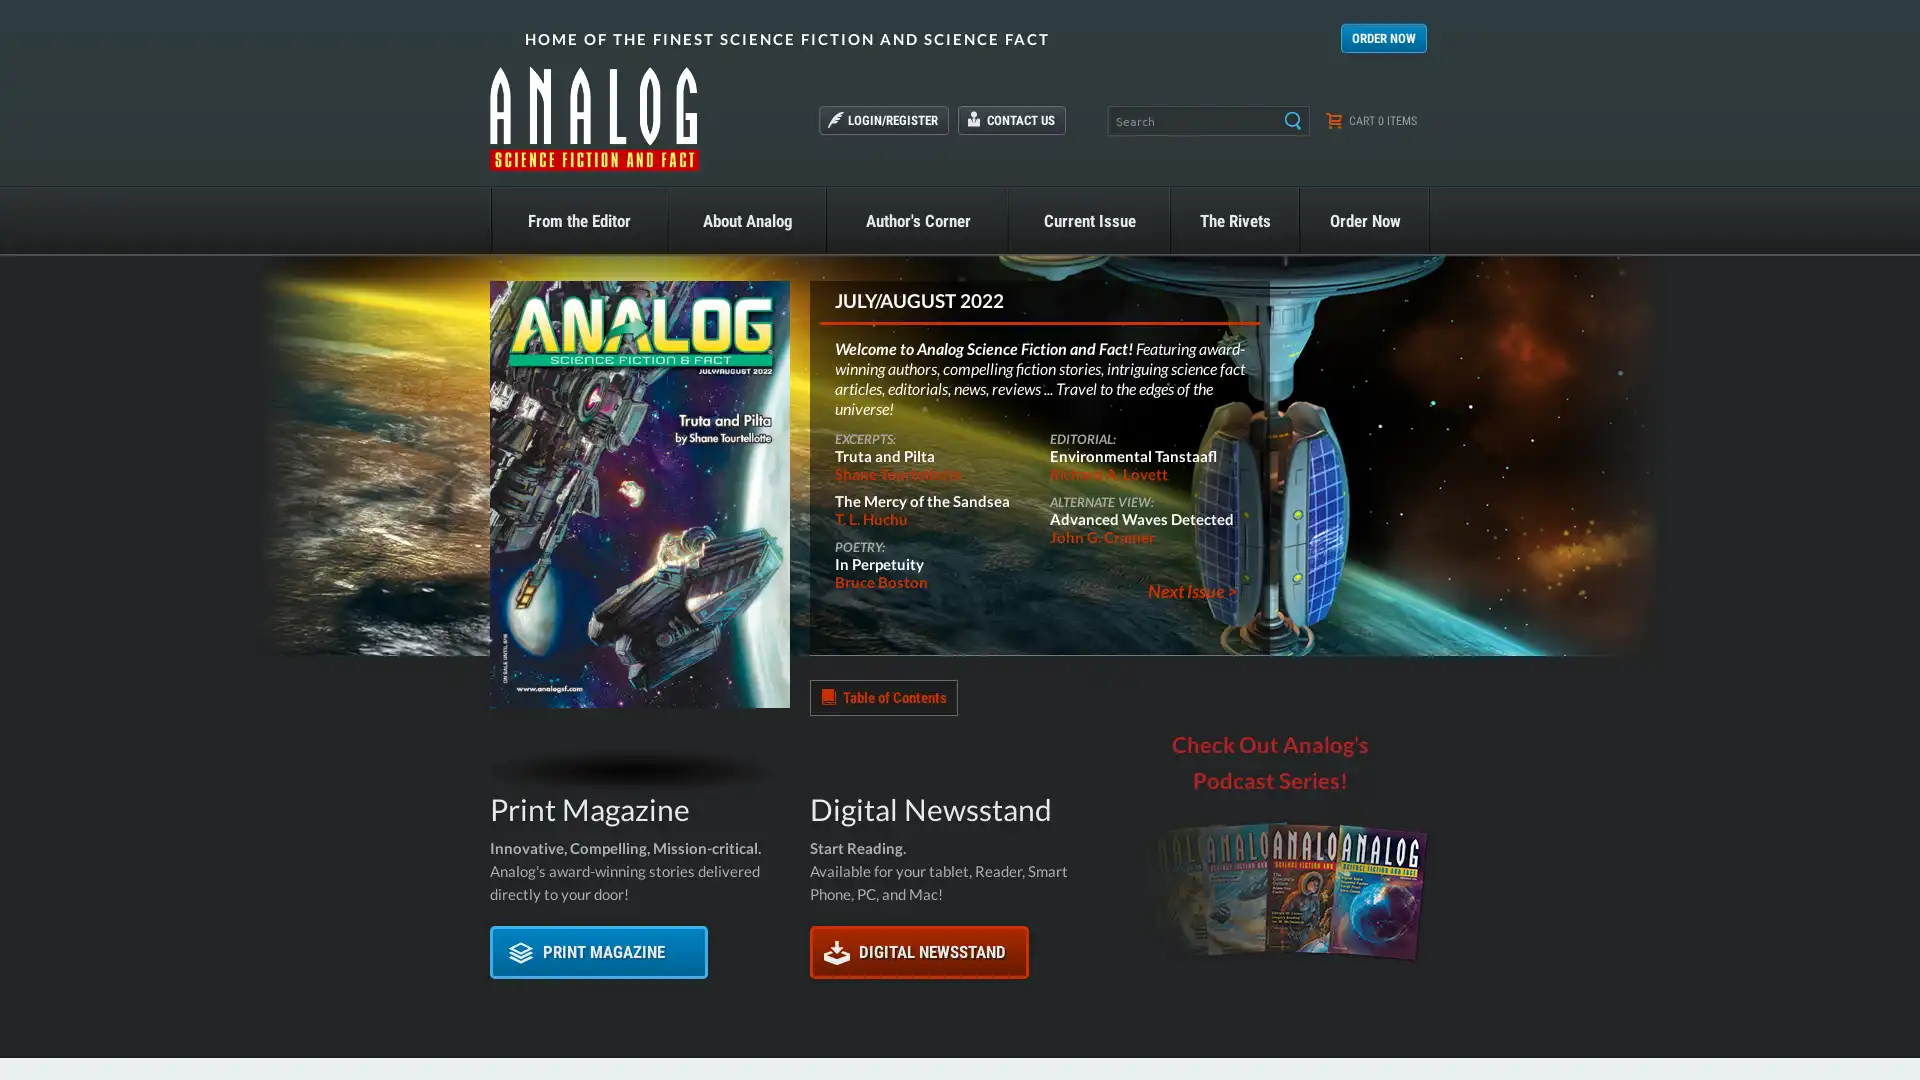  I want to click on Search, so click(1292, 120).